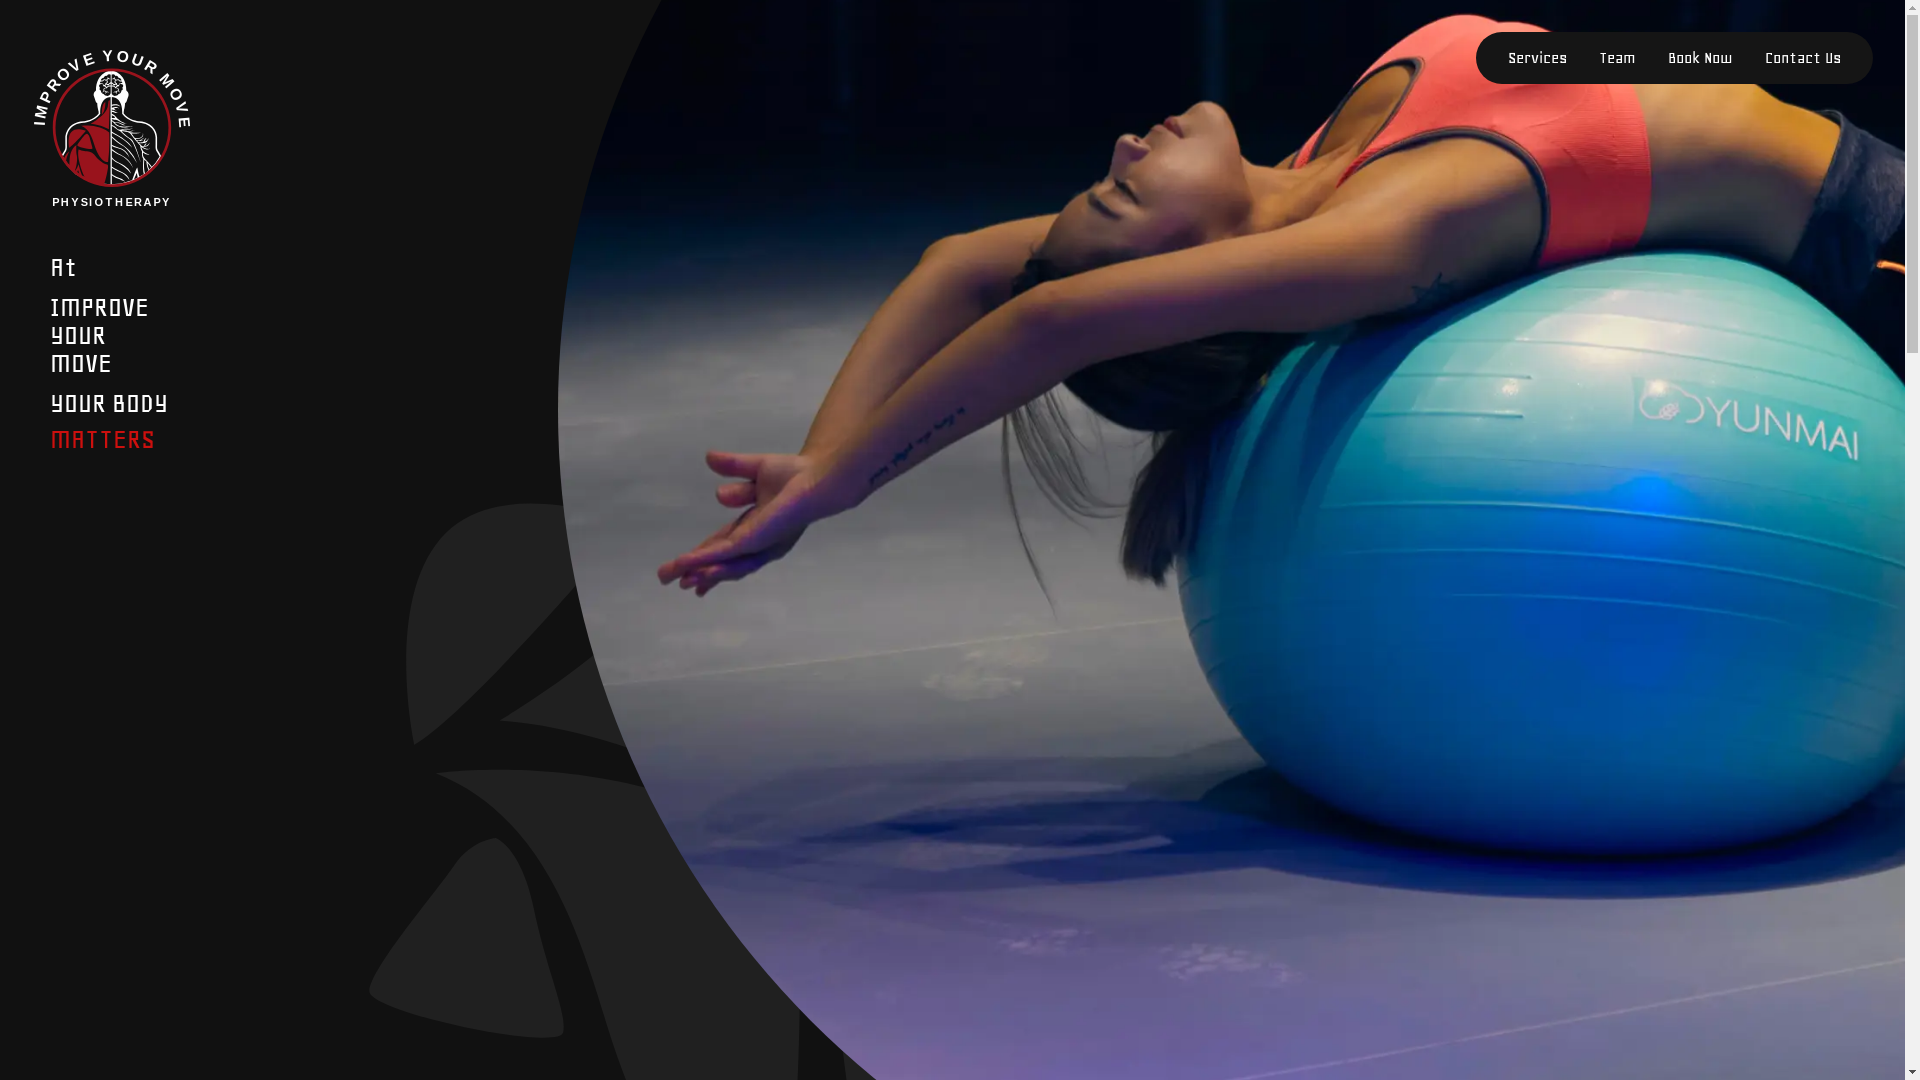  Describe the element at coordinates (1617, 56) in the screenshot. I see `'Team'` at that location.